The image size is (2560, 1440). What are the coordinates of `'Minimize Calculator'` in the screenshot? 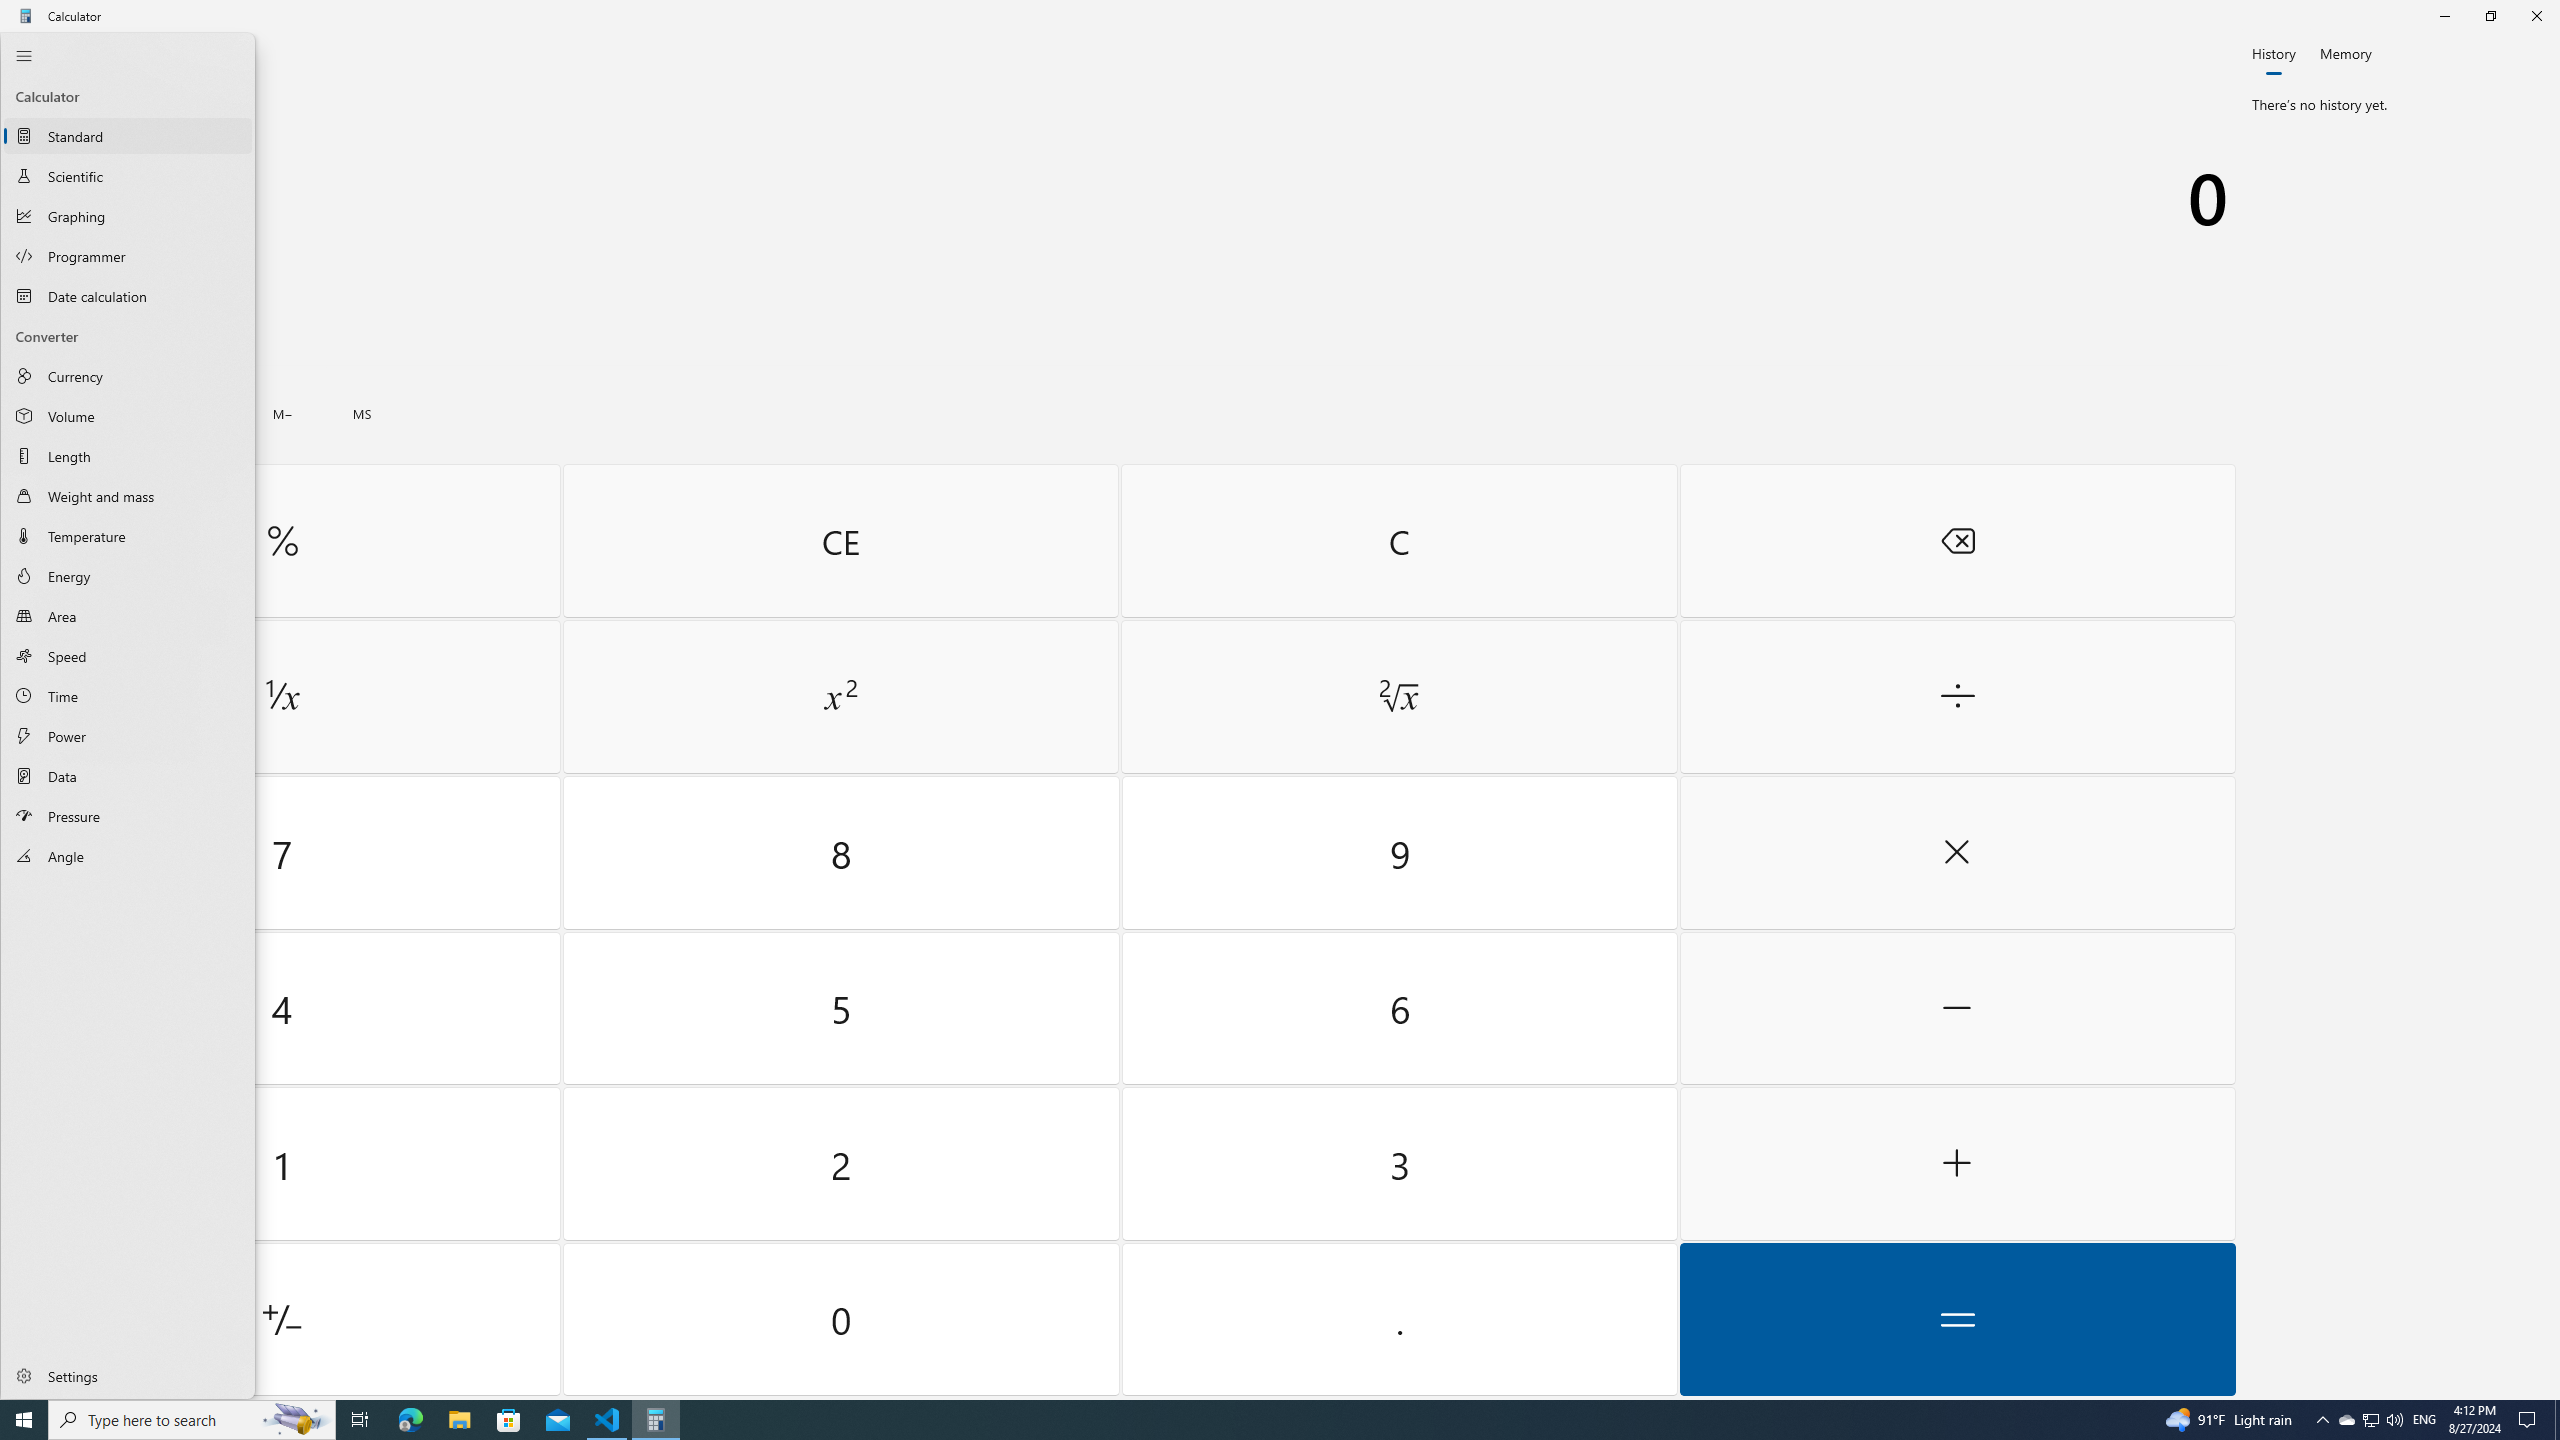 It's located at (2443, 15).